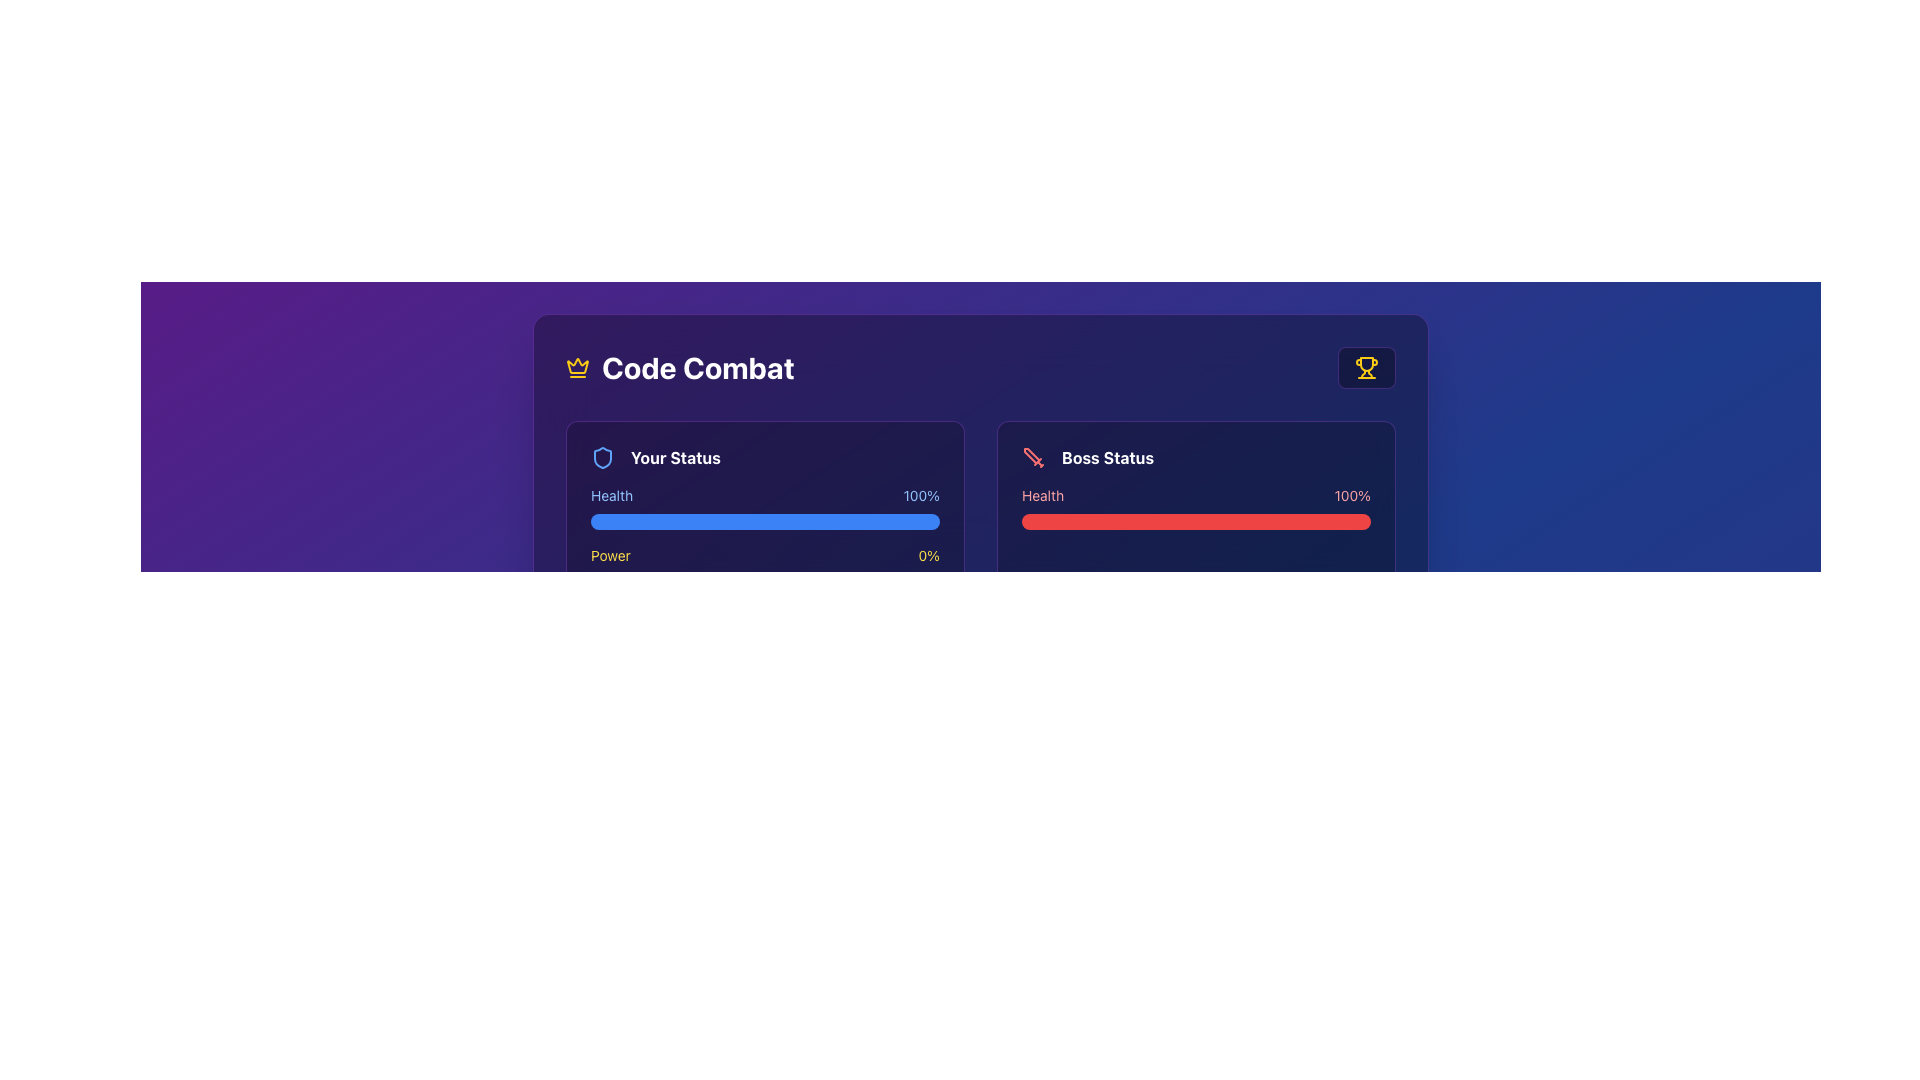  I want to click on the shield icon located at the leftmost side of the 'Your Status' section for visual identification, so click(602, 458).